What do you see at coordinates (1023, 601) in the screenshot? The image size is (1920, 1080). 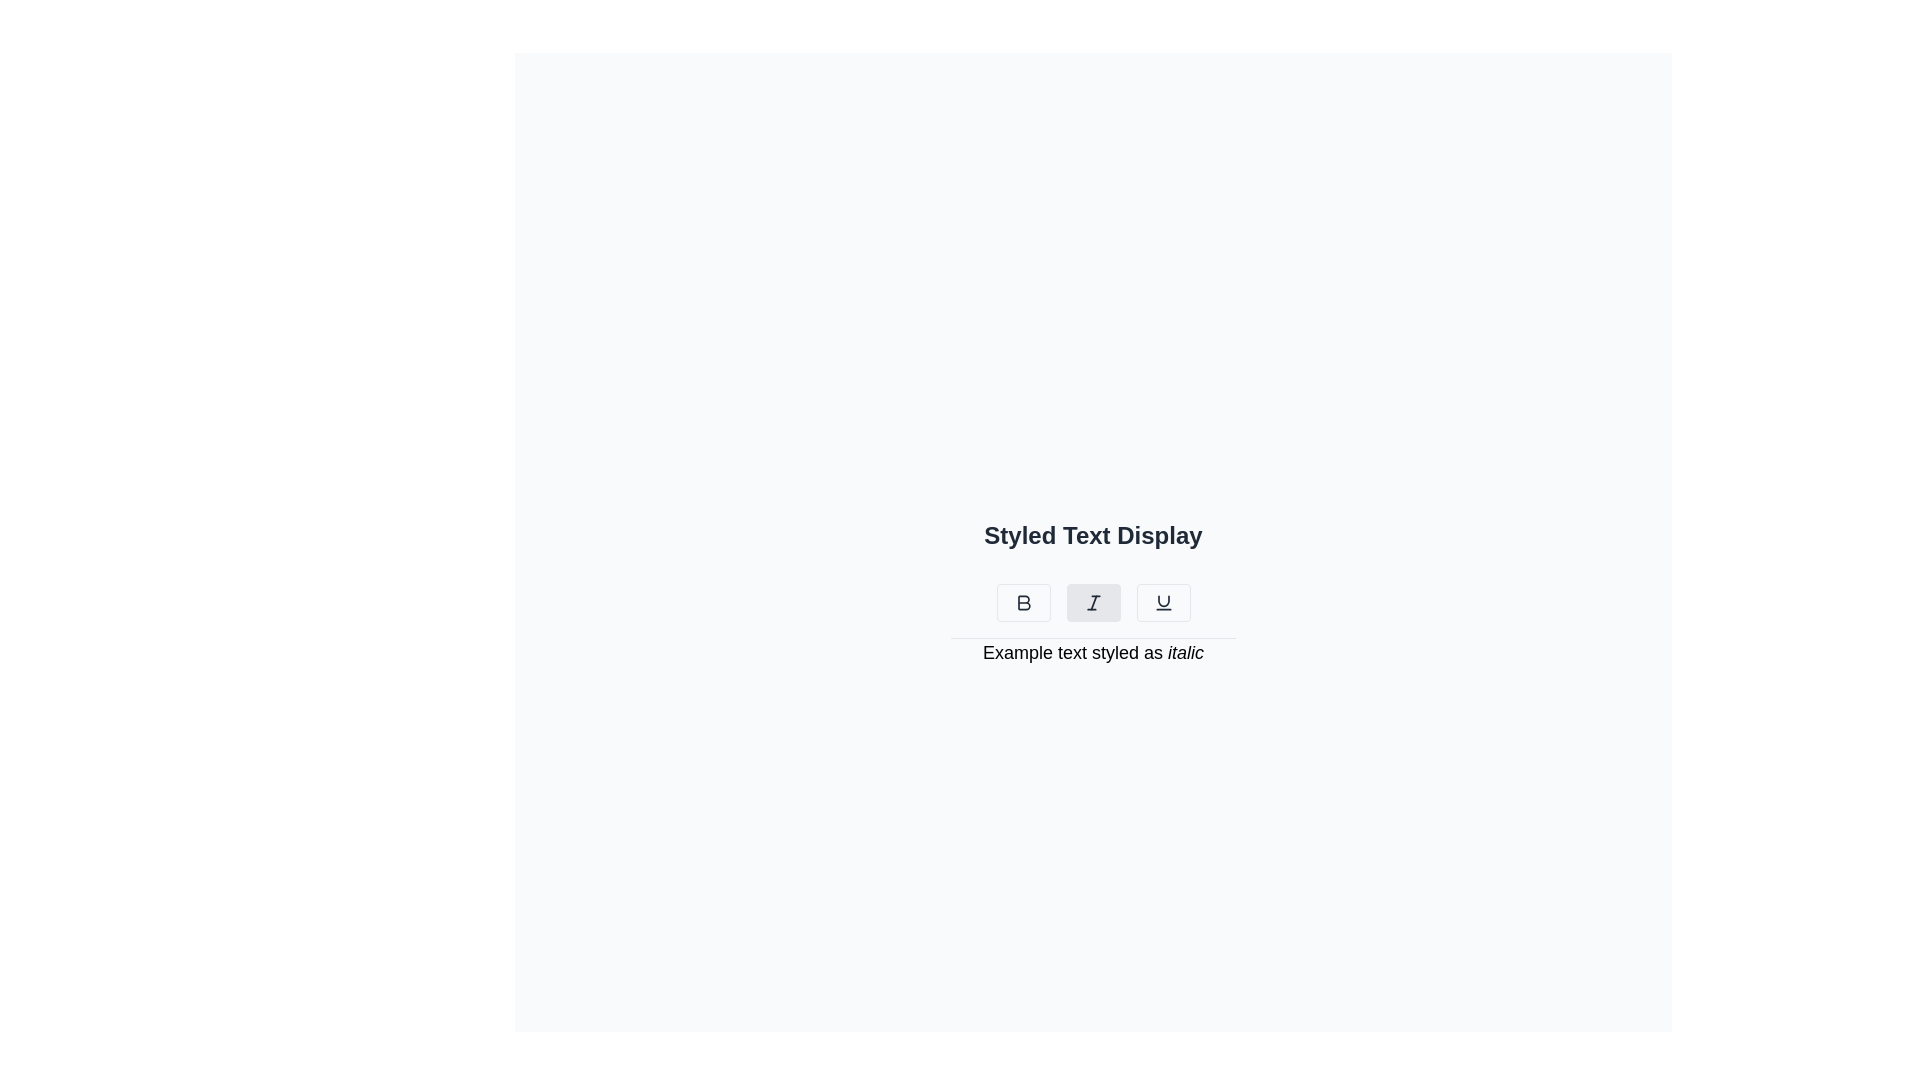 I see `the bold icon button represented as a stylized letter 'B' located beneath the 'Styled Text Display' heading` at bounding box center [1023, 601].